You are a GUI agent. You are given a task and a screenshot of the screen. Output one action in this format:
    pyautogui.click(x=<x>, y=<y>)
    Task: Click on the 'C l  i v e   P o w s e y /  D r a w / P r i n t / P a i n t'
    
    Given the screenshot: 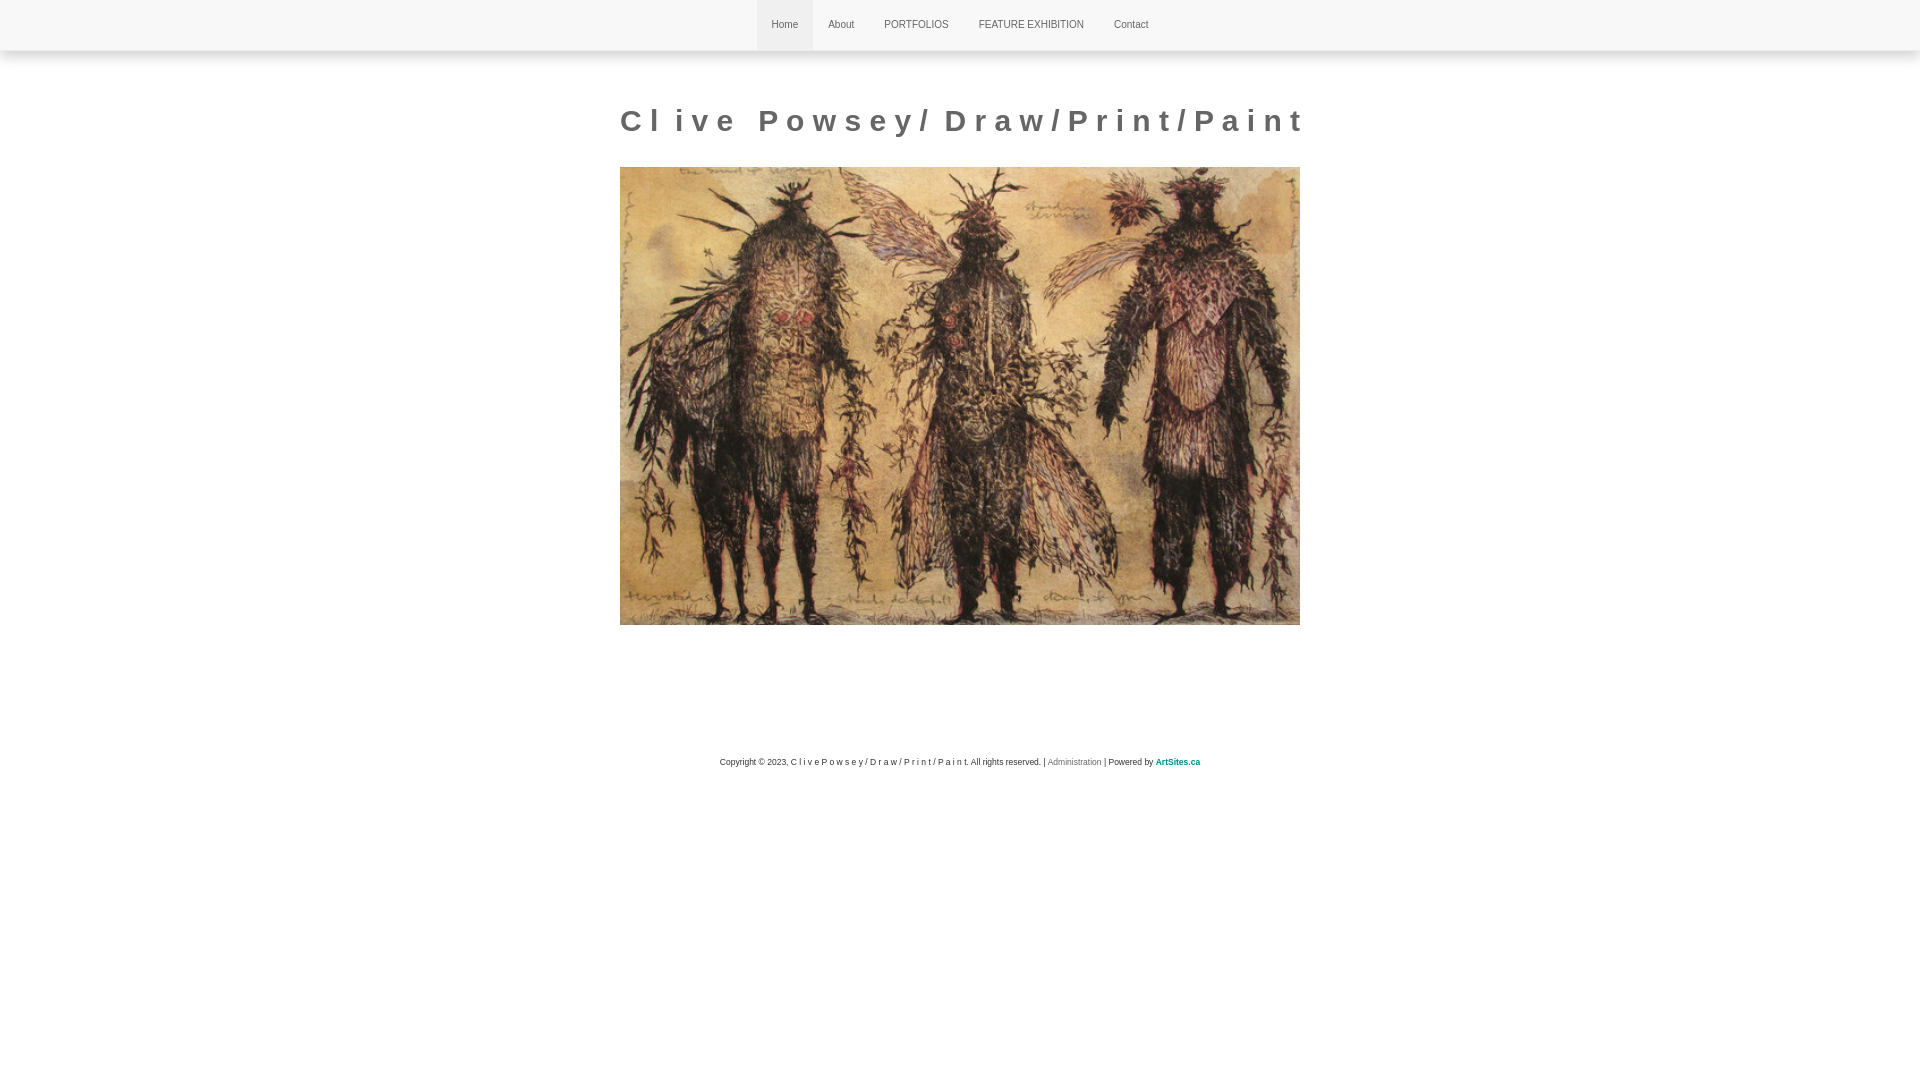 What is the action you would take?
    pyautogui.click(x=960, y=120)
    